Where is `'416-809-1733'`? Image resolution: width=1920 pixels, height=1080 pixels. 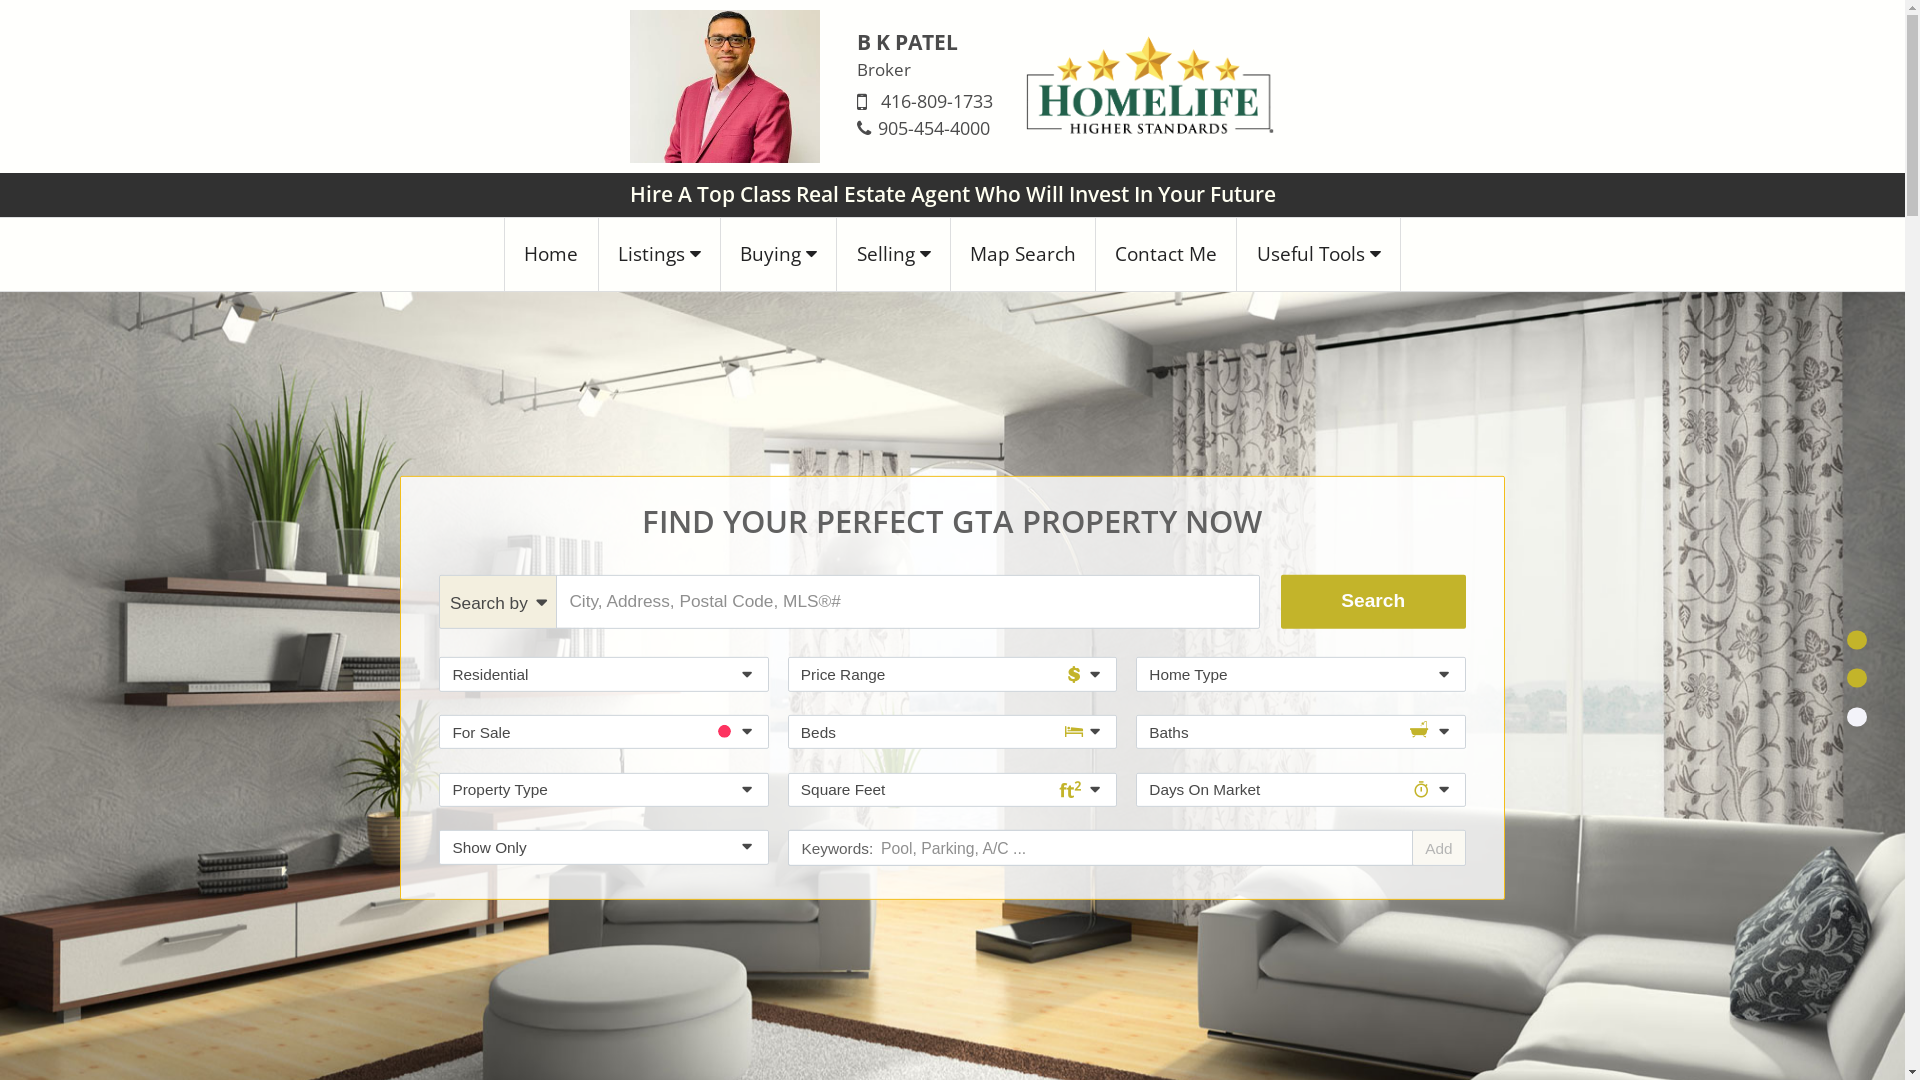
'416-809-1733' is located at coordinates (935, 100).